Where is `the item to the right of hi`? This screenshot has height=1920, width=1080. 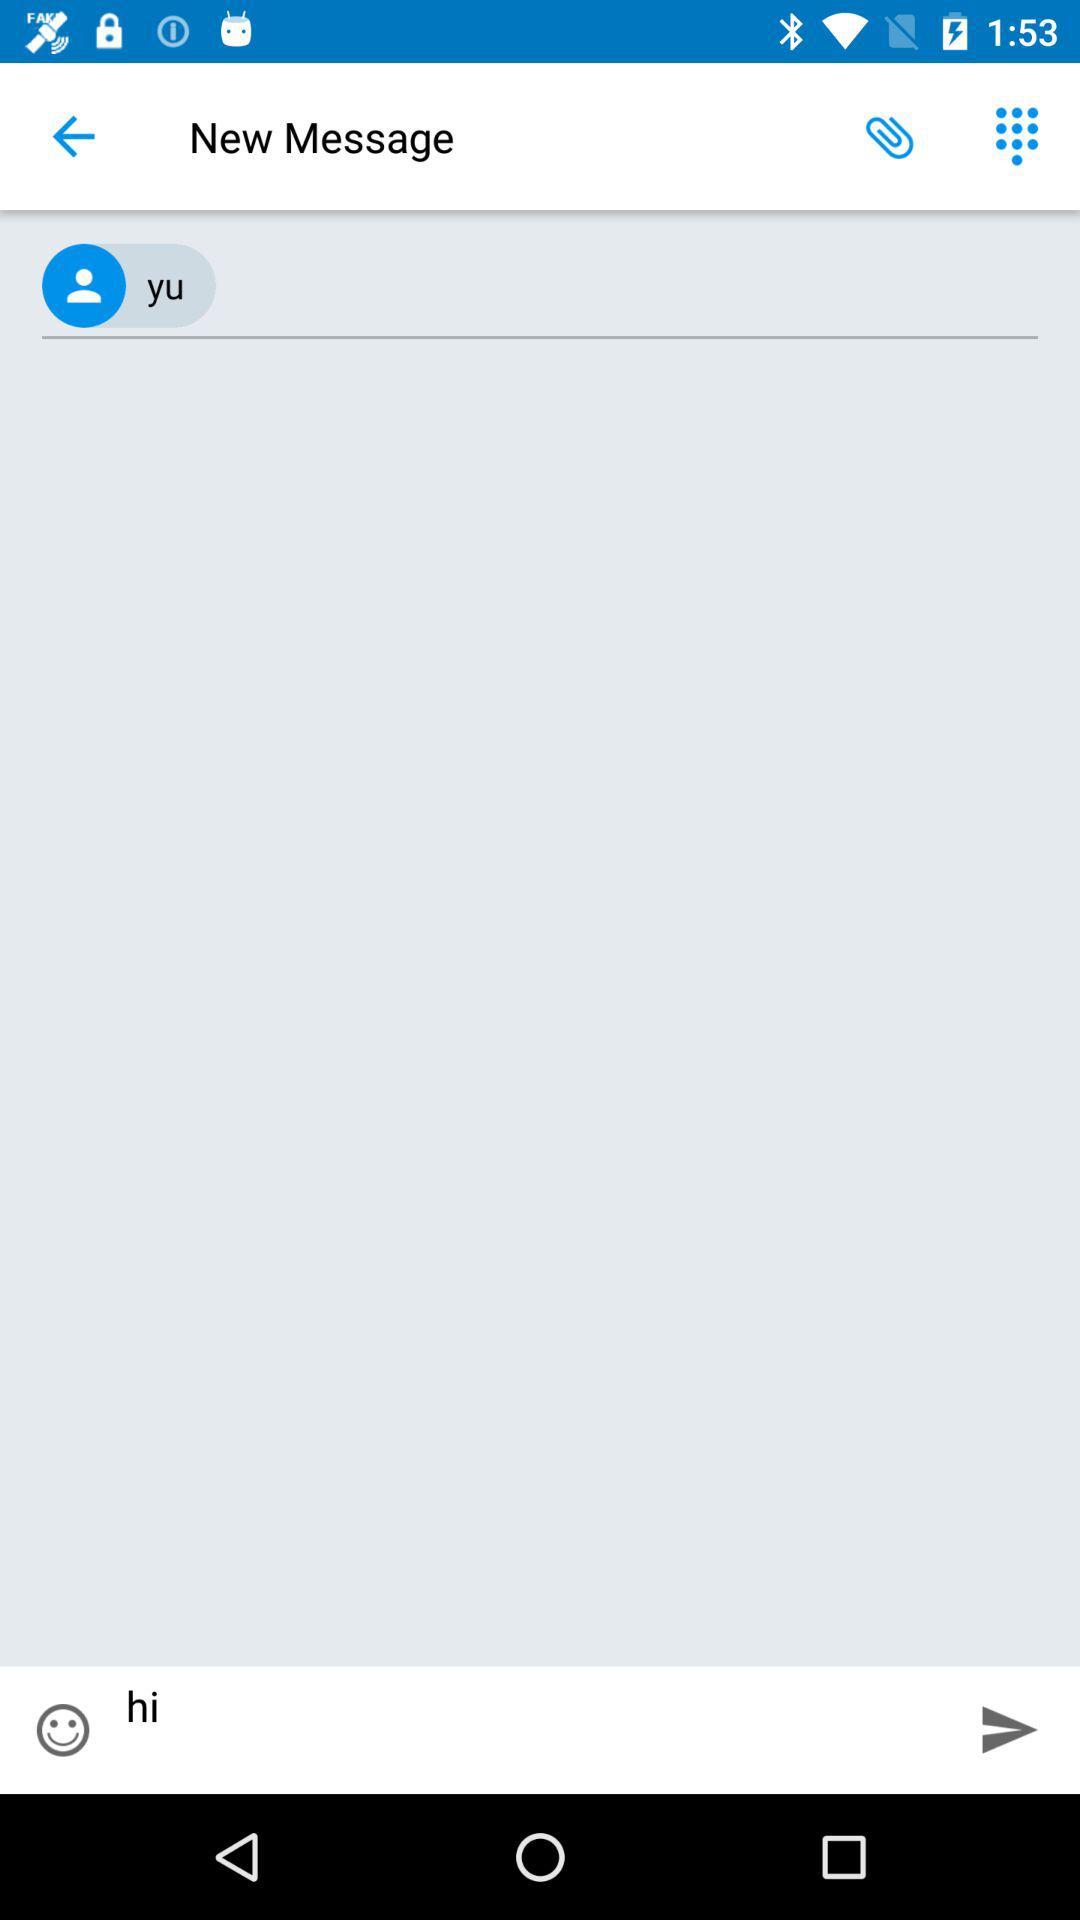 the item to the right of hi is located at coordinates (1010, 1728).